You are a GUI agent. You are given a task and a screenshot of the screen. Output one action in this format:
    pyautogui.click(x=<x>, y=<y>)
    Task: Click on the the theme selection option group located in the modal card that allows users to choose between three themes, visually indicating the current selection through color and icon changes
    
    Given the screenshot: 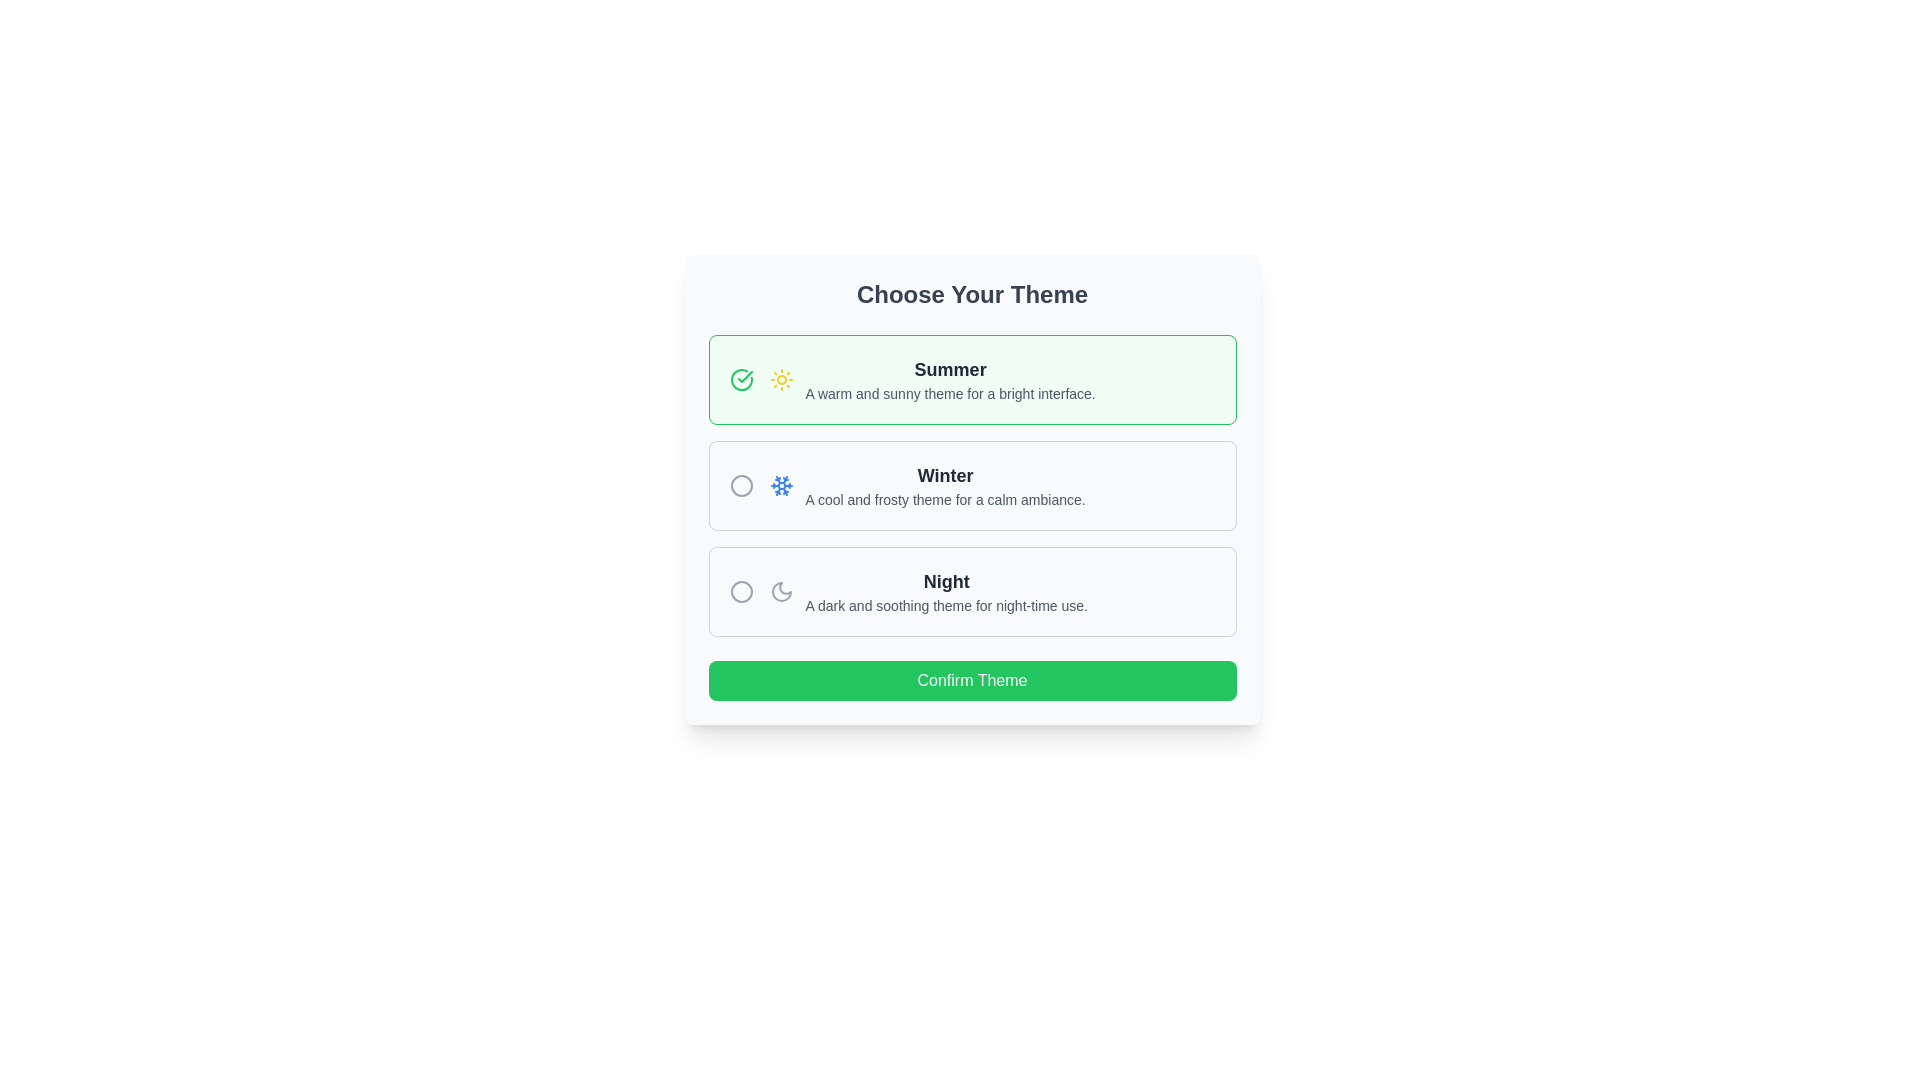 What is the action you would take?
    pyautogui.click(x=972, y=486)
    